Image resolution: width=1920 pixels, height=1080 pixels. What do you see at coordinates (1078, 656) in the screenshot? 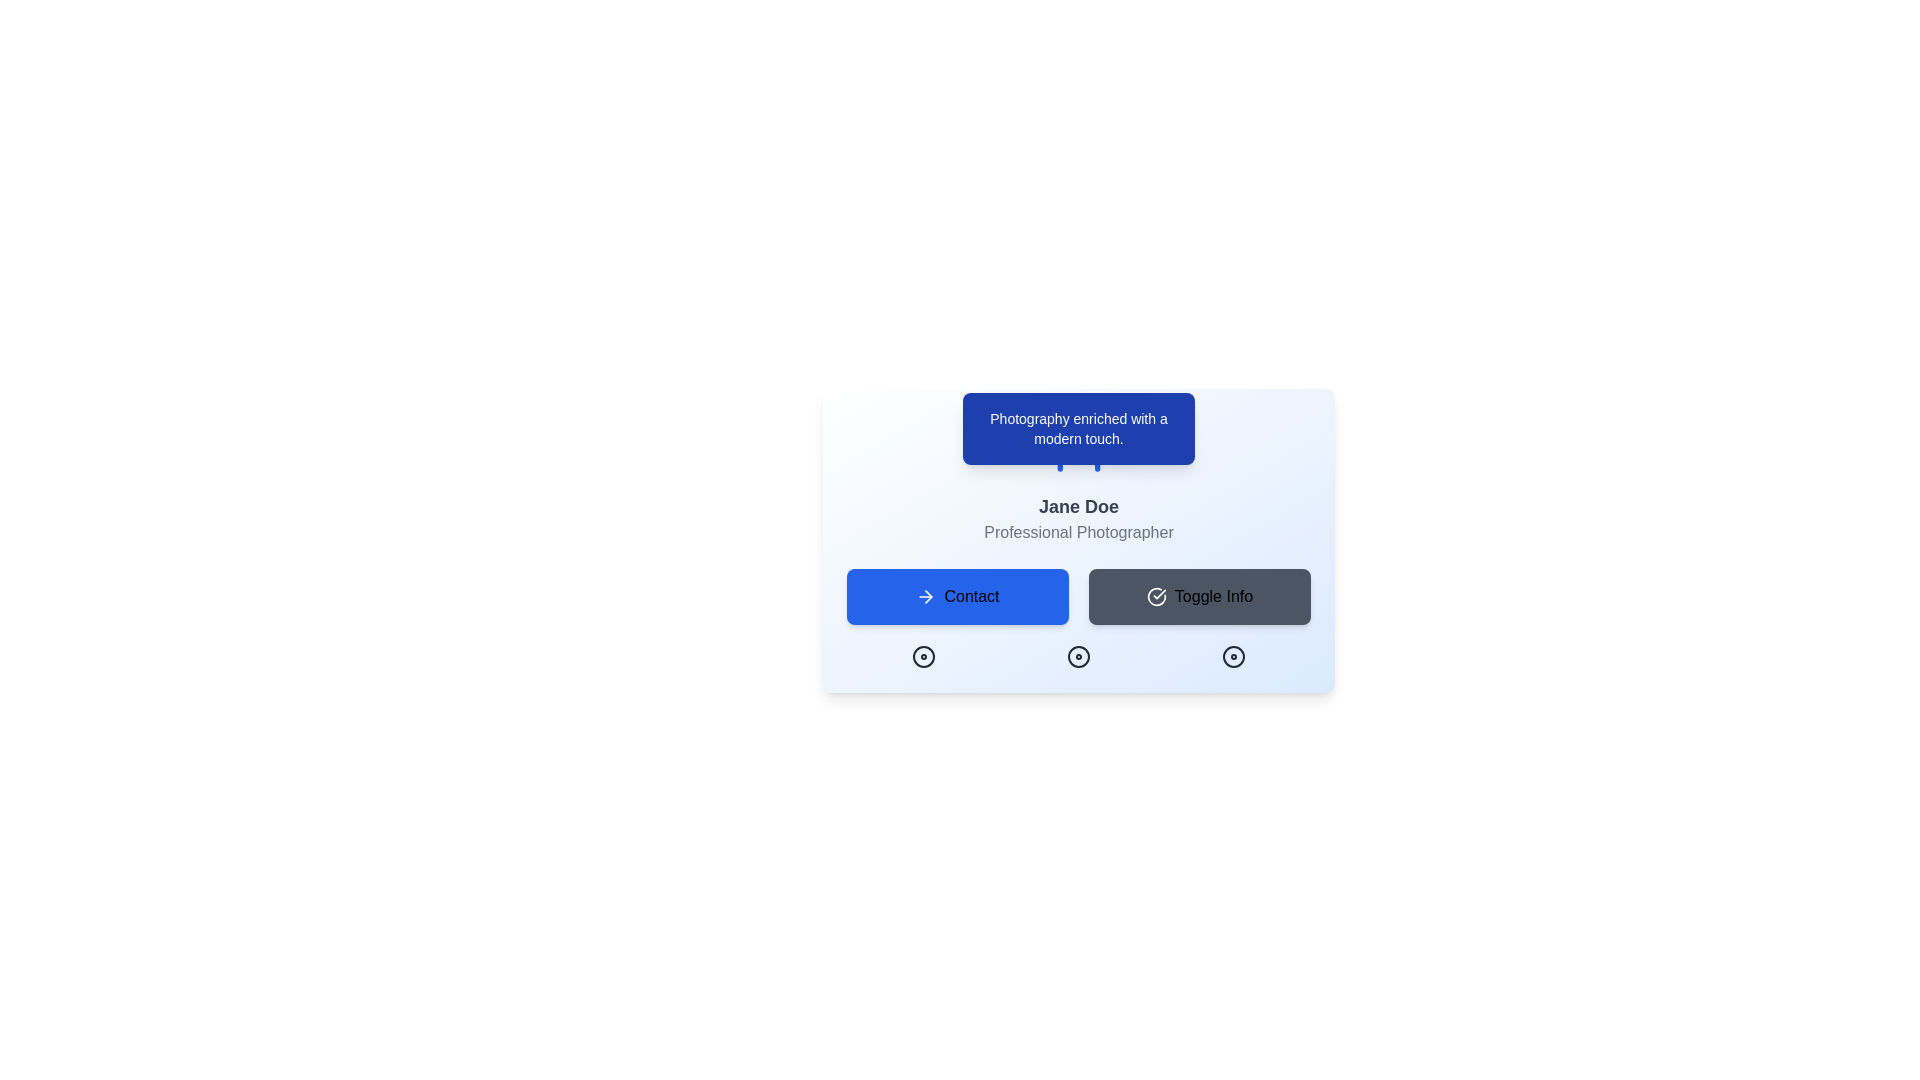
I see `the SVG circle element located at the lower middle section of the interface with a thin border and hollow appearance` at bounding box center [1078, 656].